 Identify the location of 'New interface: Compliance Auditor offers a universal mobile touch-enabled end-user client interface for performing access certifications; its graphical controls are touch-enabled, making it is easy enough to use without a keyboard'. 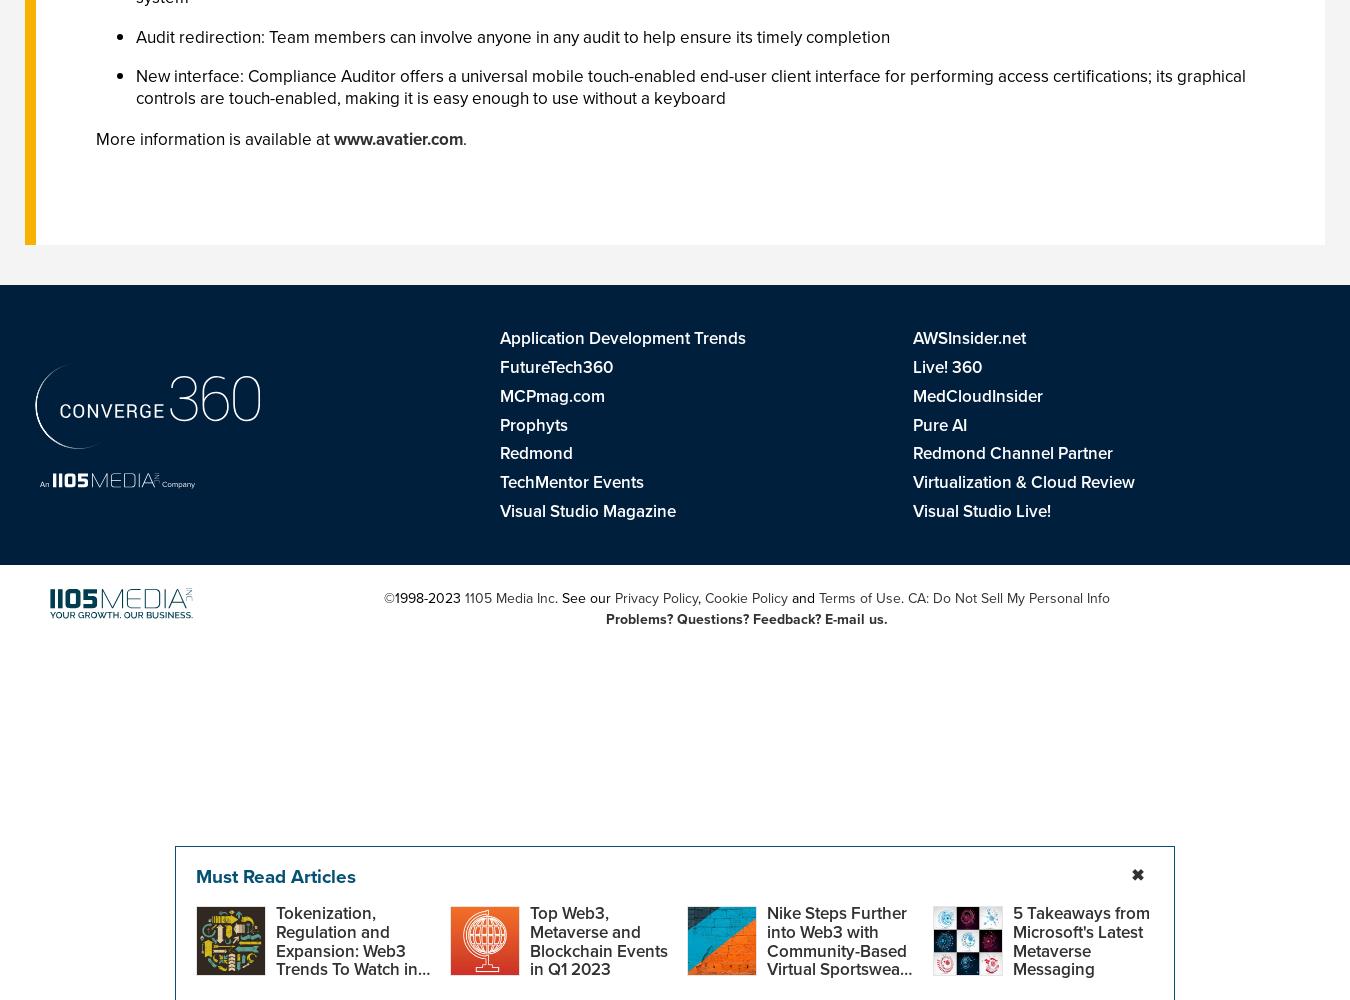
(690, 85).